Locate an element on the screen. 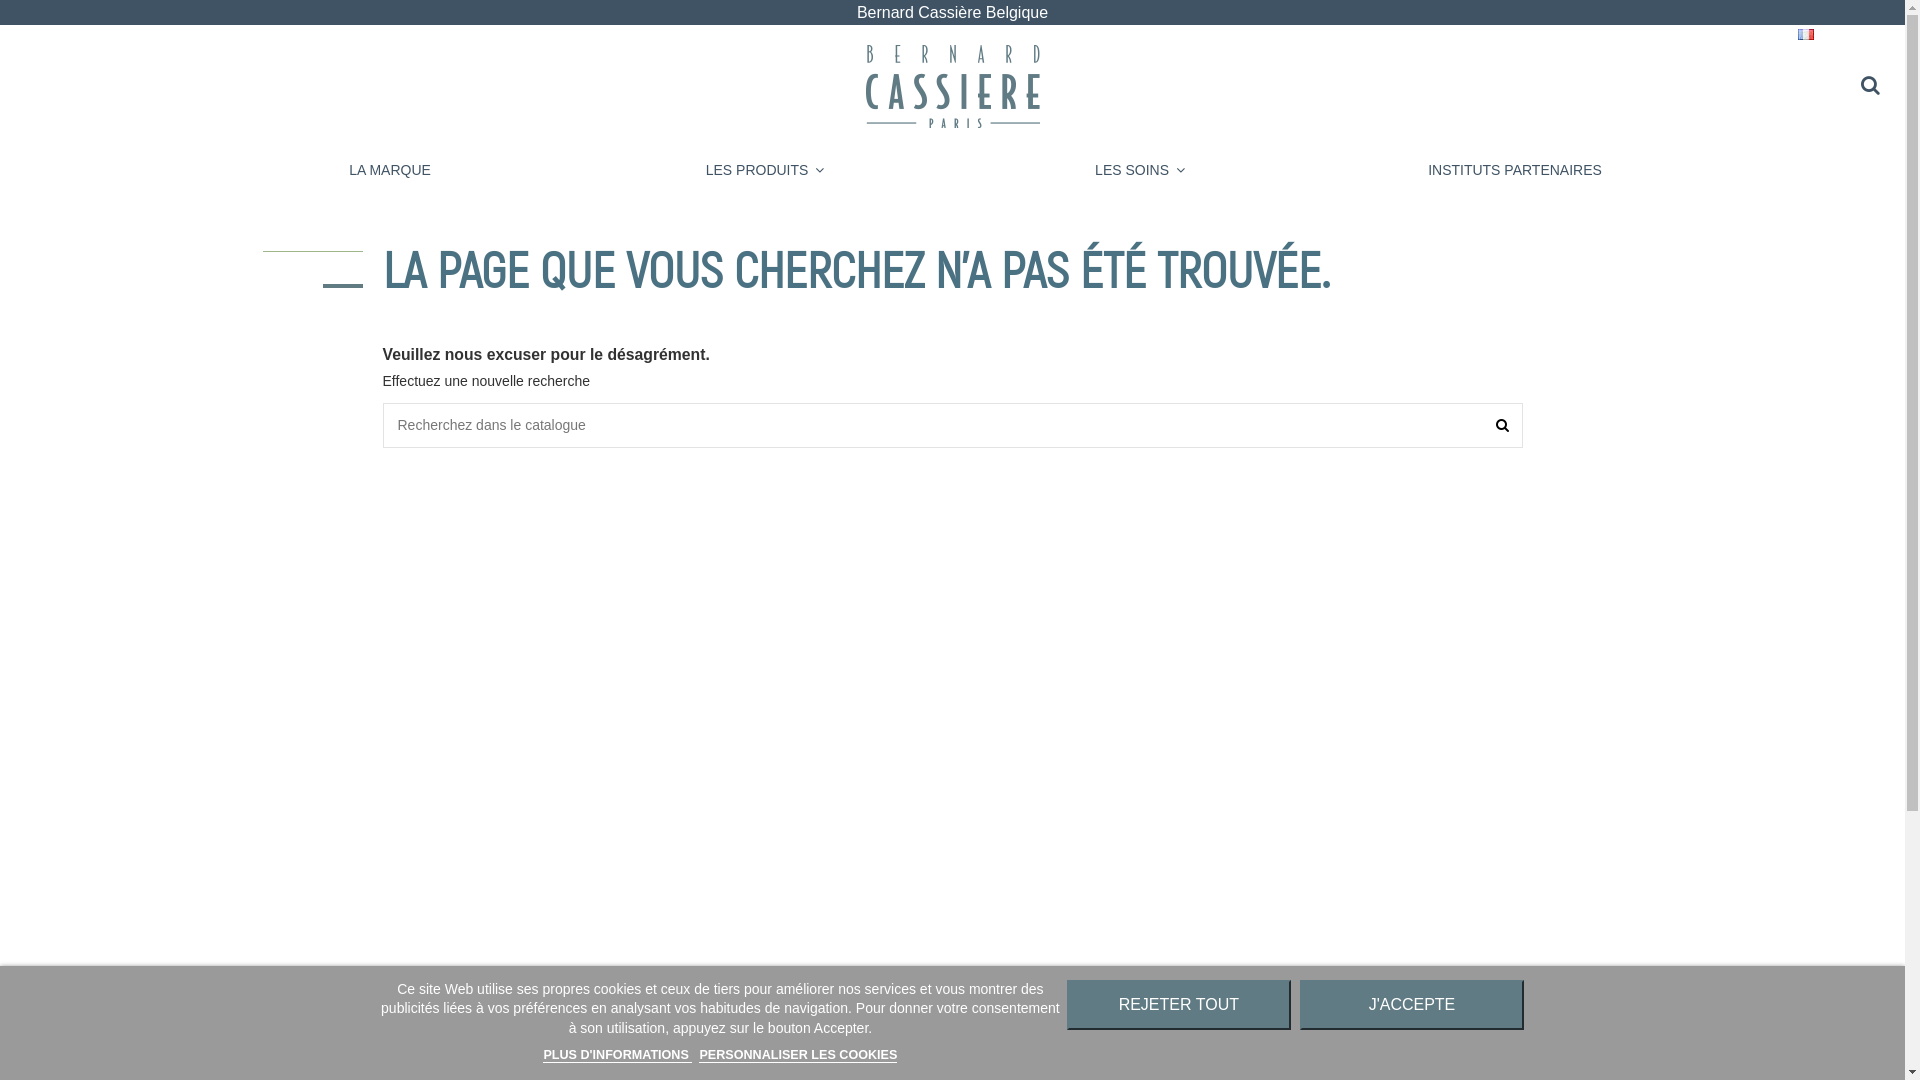 This screenshot has height=1080, width=1920. 'PERSONNALISER LES COOKIES' is located at coordinates (796, 1054).